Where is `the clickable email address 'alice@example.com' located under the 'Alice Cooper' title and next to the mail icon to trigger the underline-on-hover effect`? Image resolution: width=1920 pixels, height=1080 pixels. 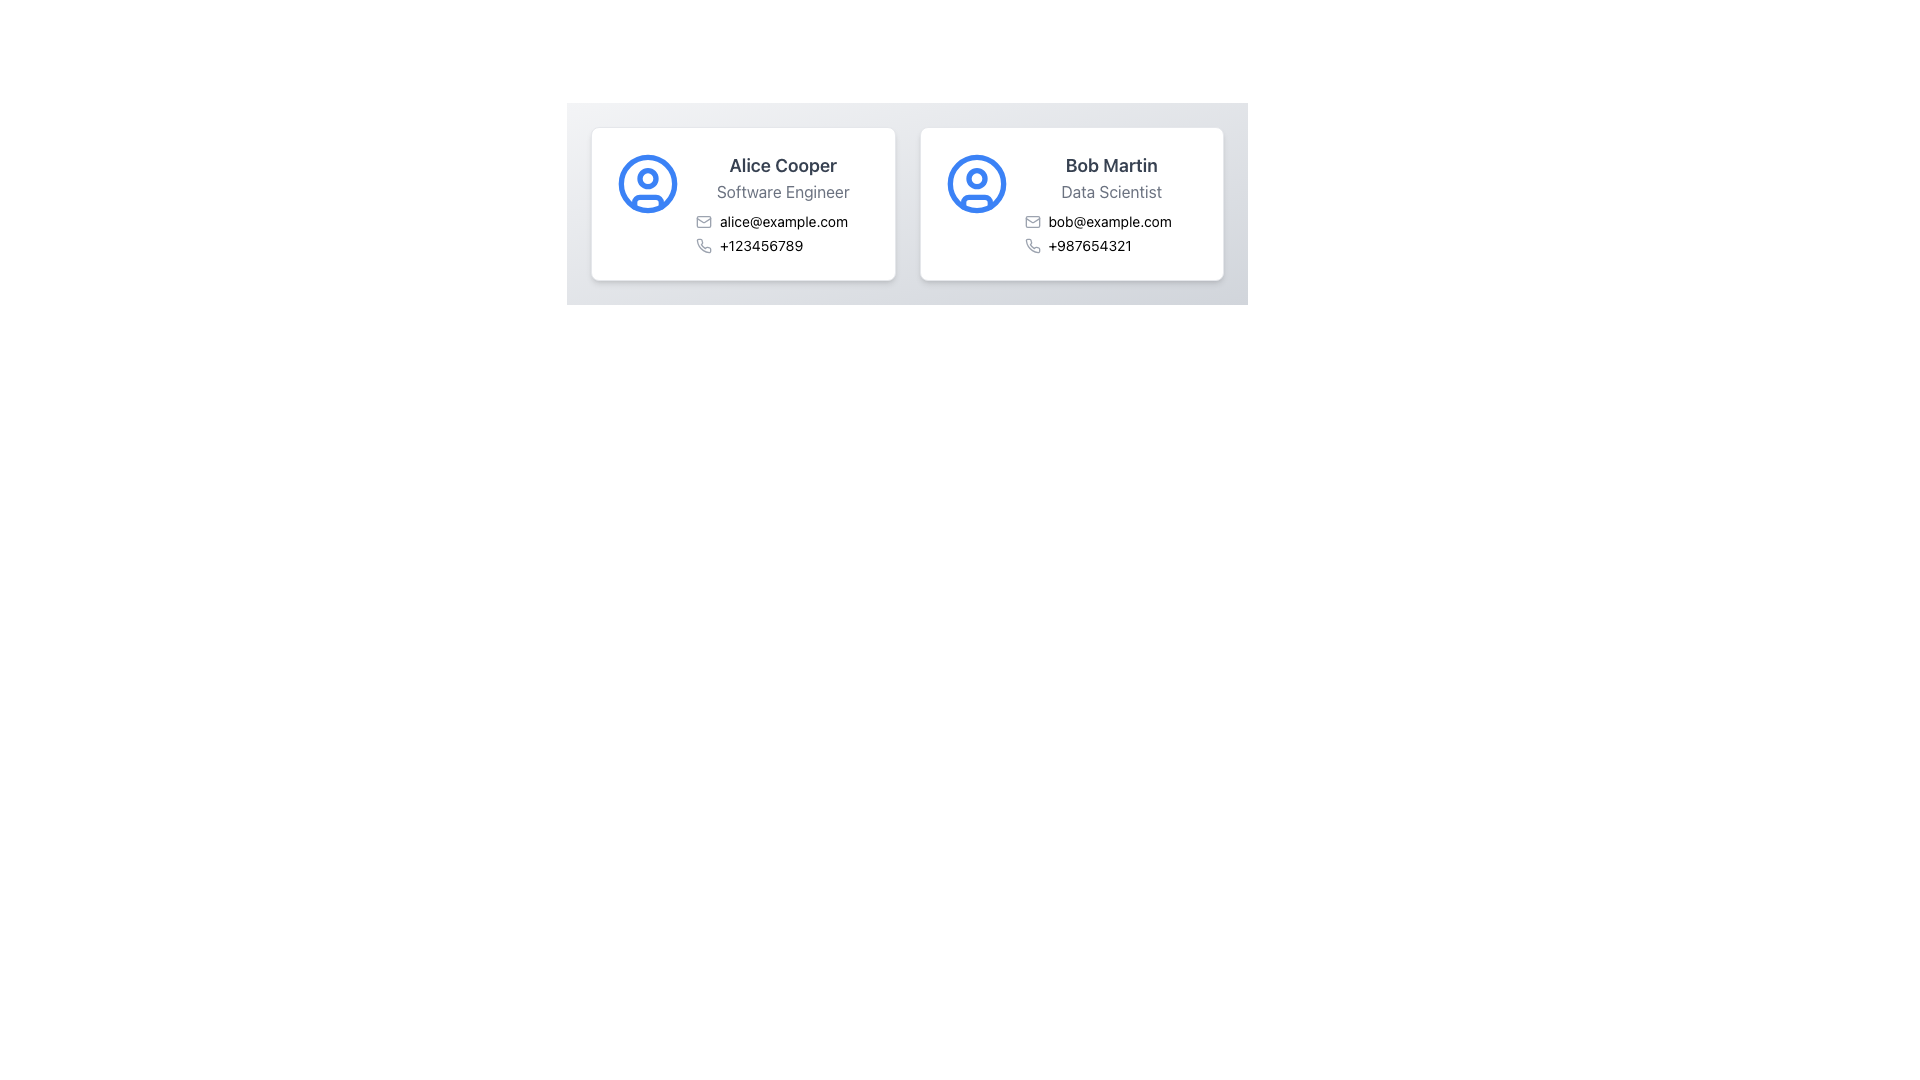
the clickable email address 'alice@example.com' located under the 'Alice Cooper' title and next to the mail icon to trigger the underline-on-hover effect is located at coordinates (783, 222).